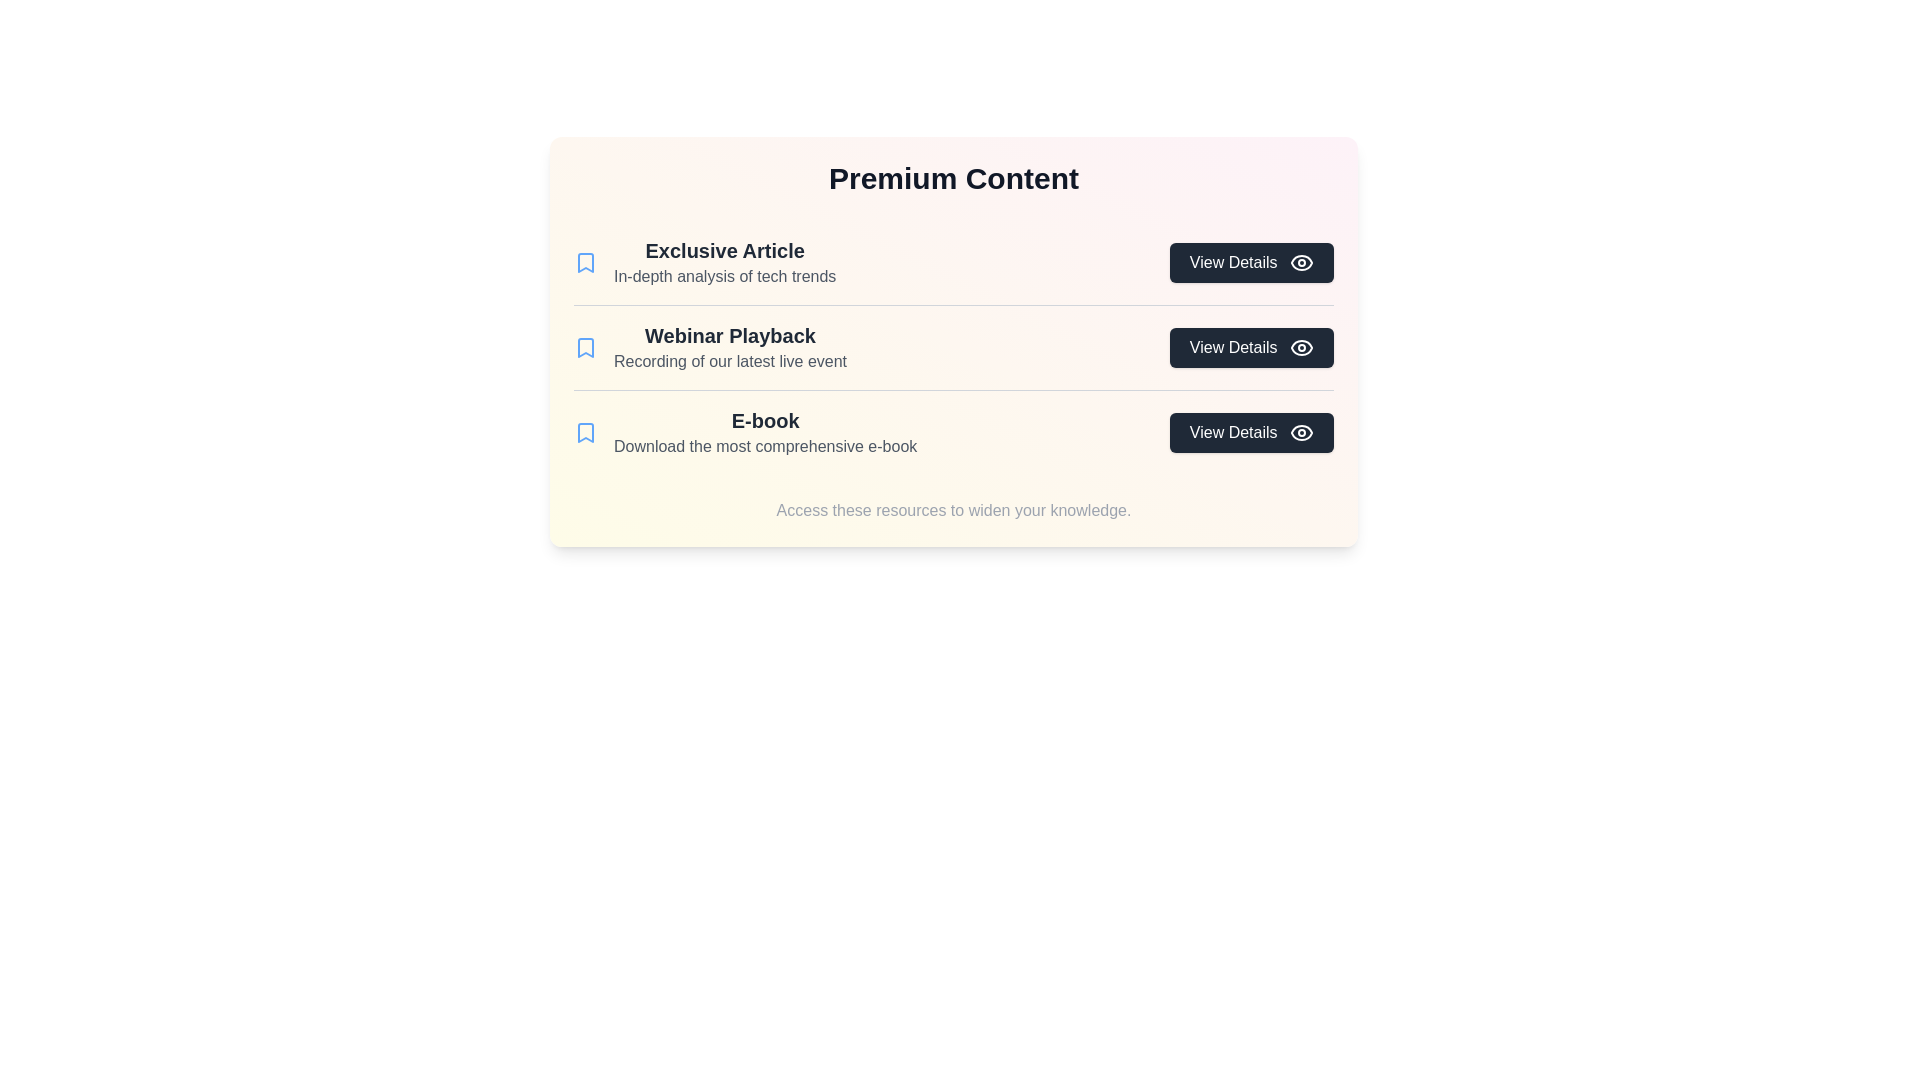 The width and height of the screenshot is (1920, 1080). I want to click on the footer text at the bottom of the component to read the additional context, so click(953, 509).